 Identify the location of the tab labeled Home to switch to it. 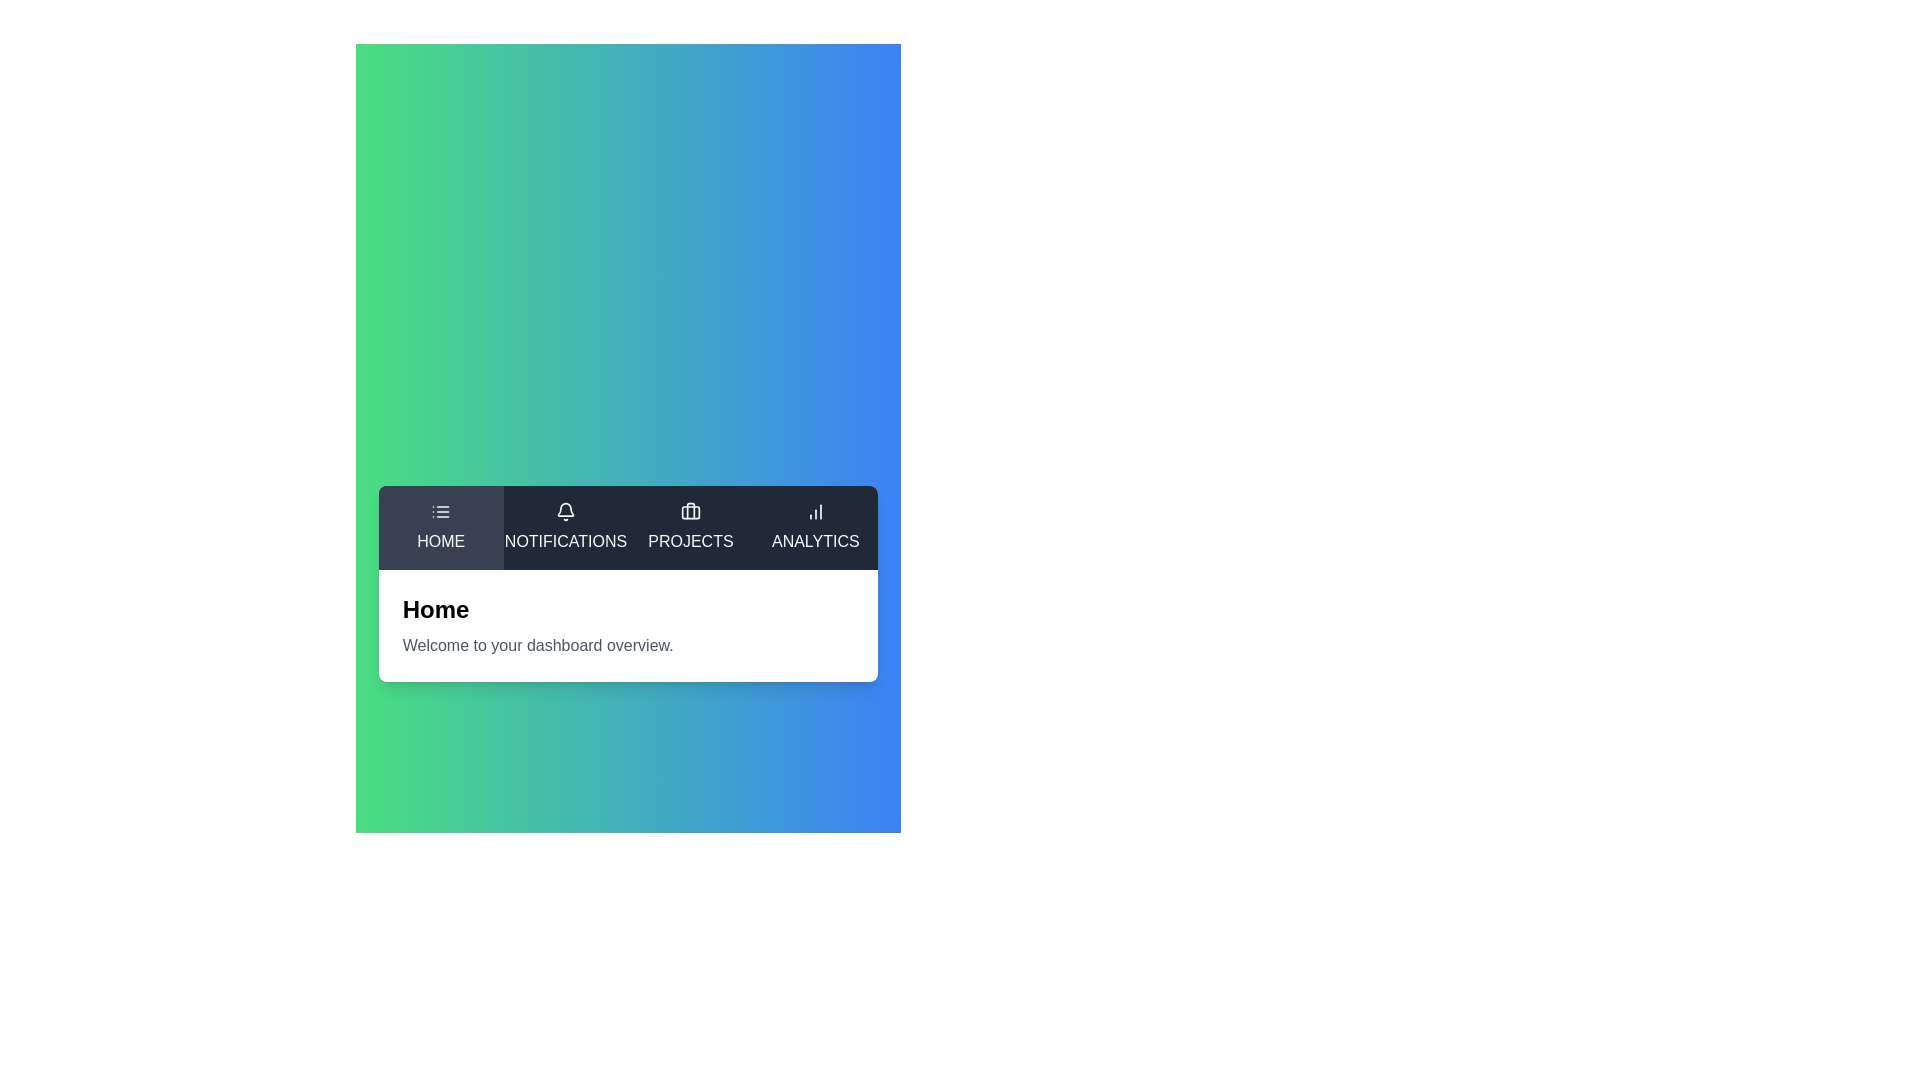
(440, 527).